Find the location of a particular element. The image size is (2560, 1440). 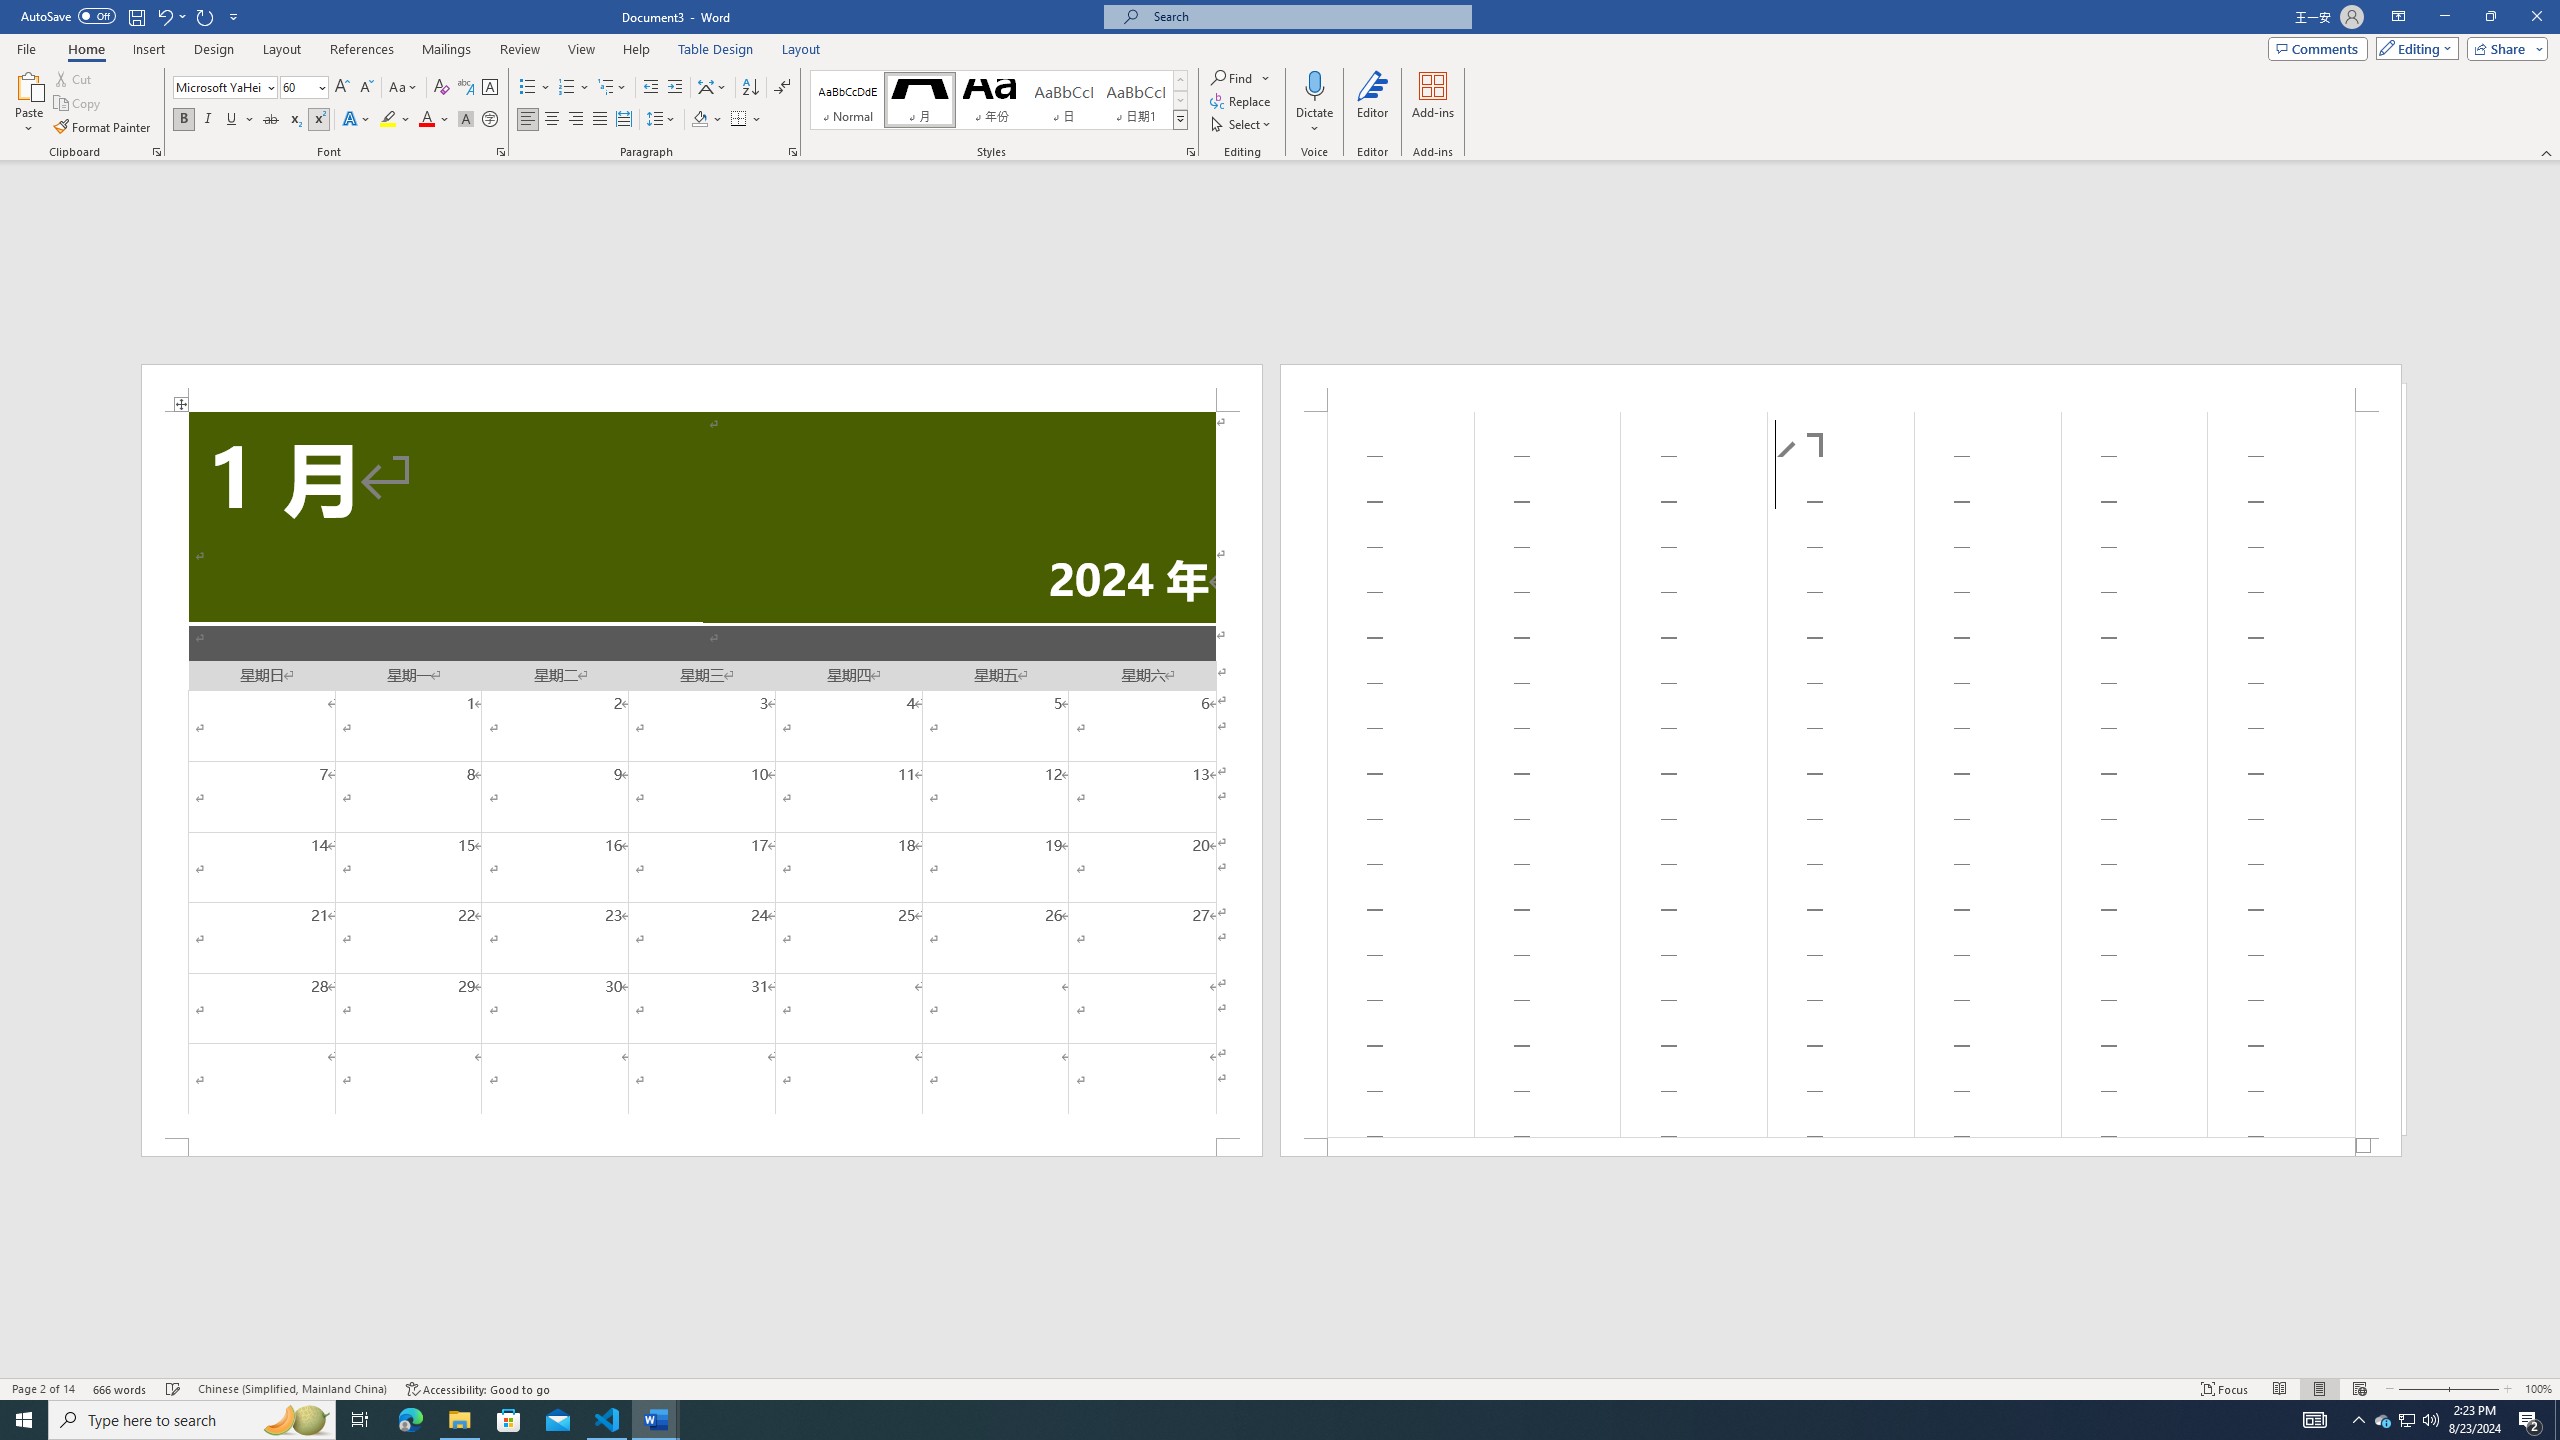

'Restore Down' is located at coordinates (2490, 16).